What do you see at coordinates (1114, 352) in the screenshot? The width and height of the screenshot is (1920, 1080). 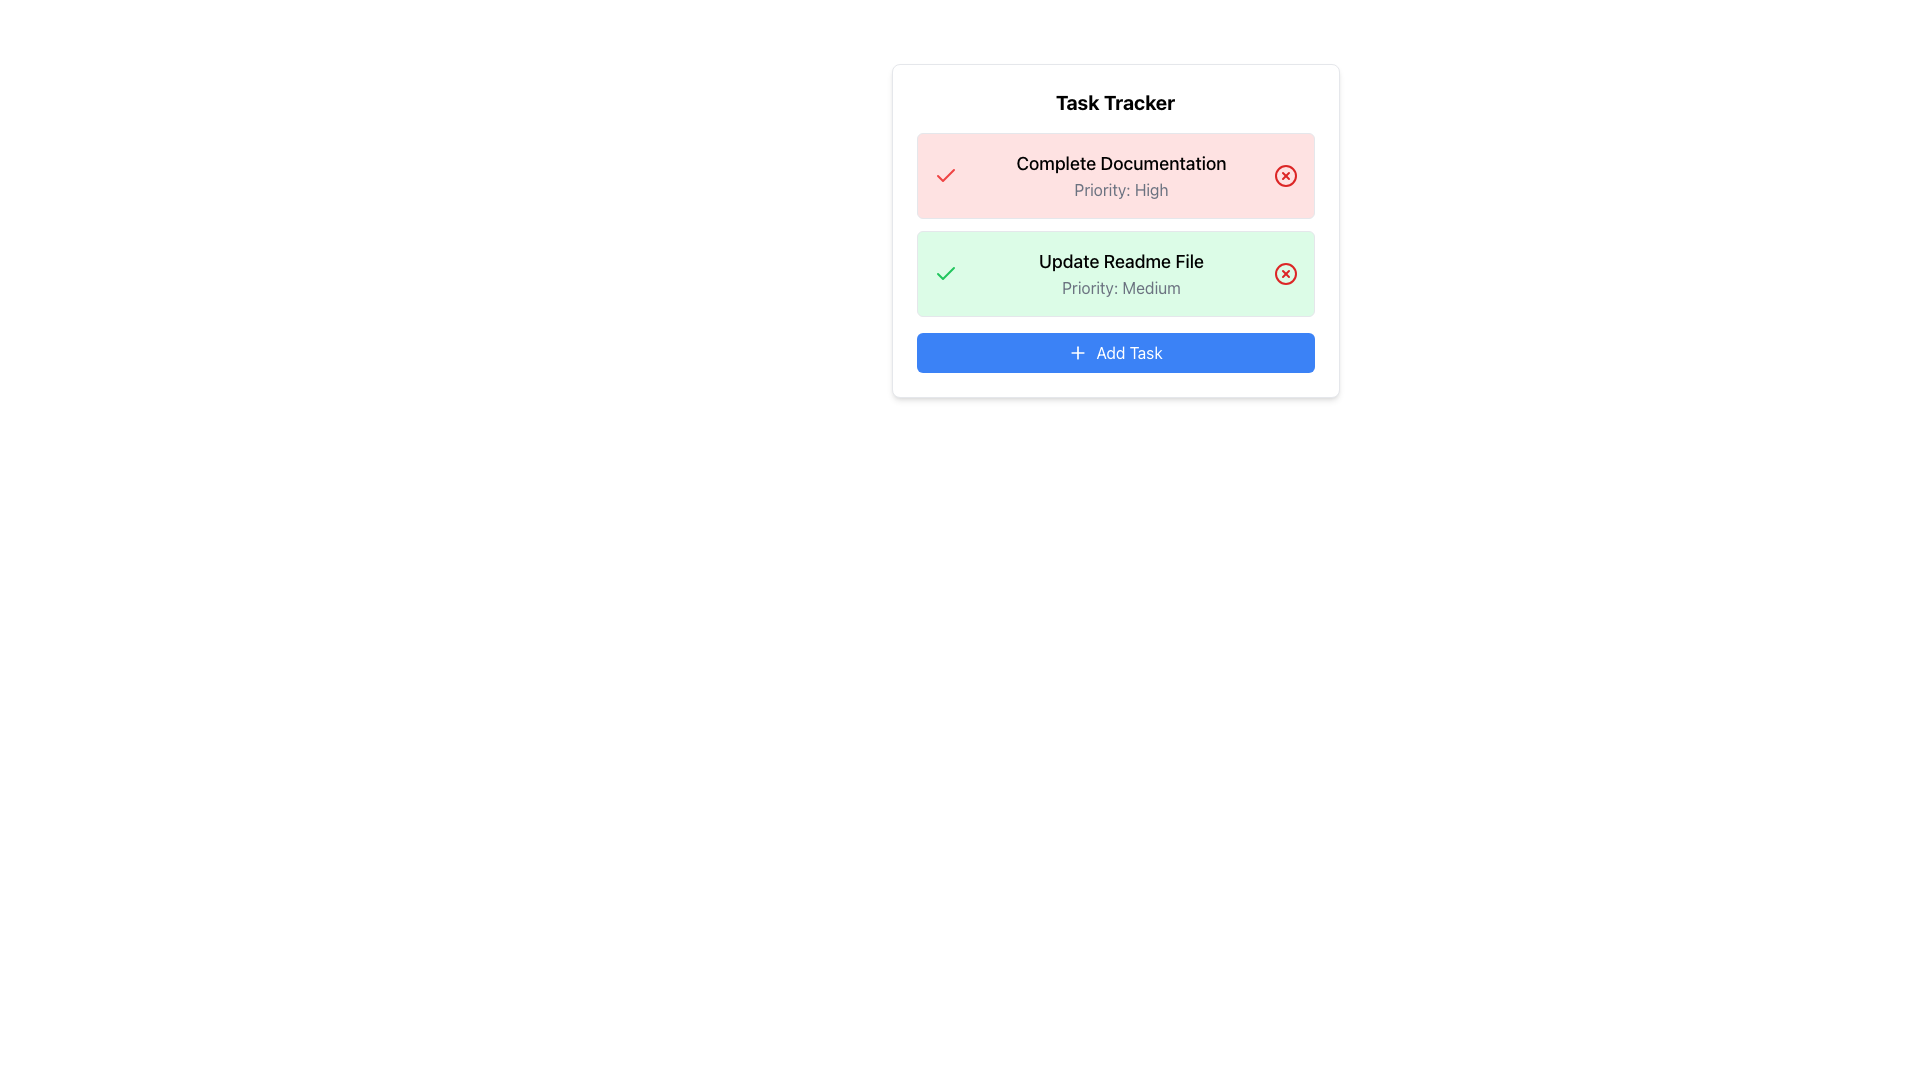 I see `the button located at the bottom of the task management interface` at bounding box center [1114, 352].